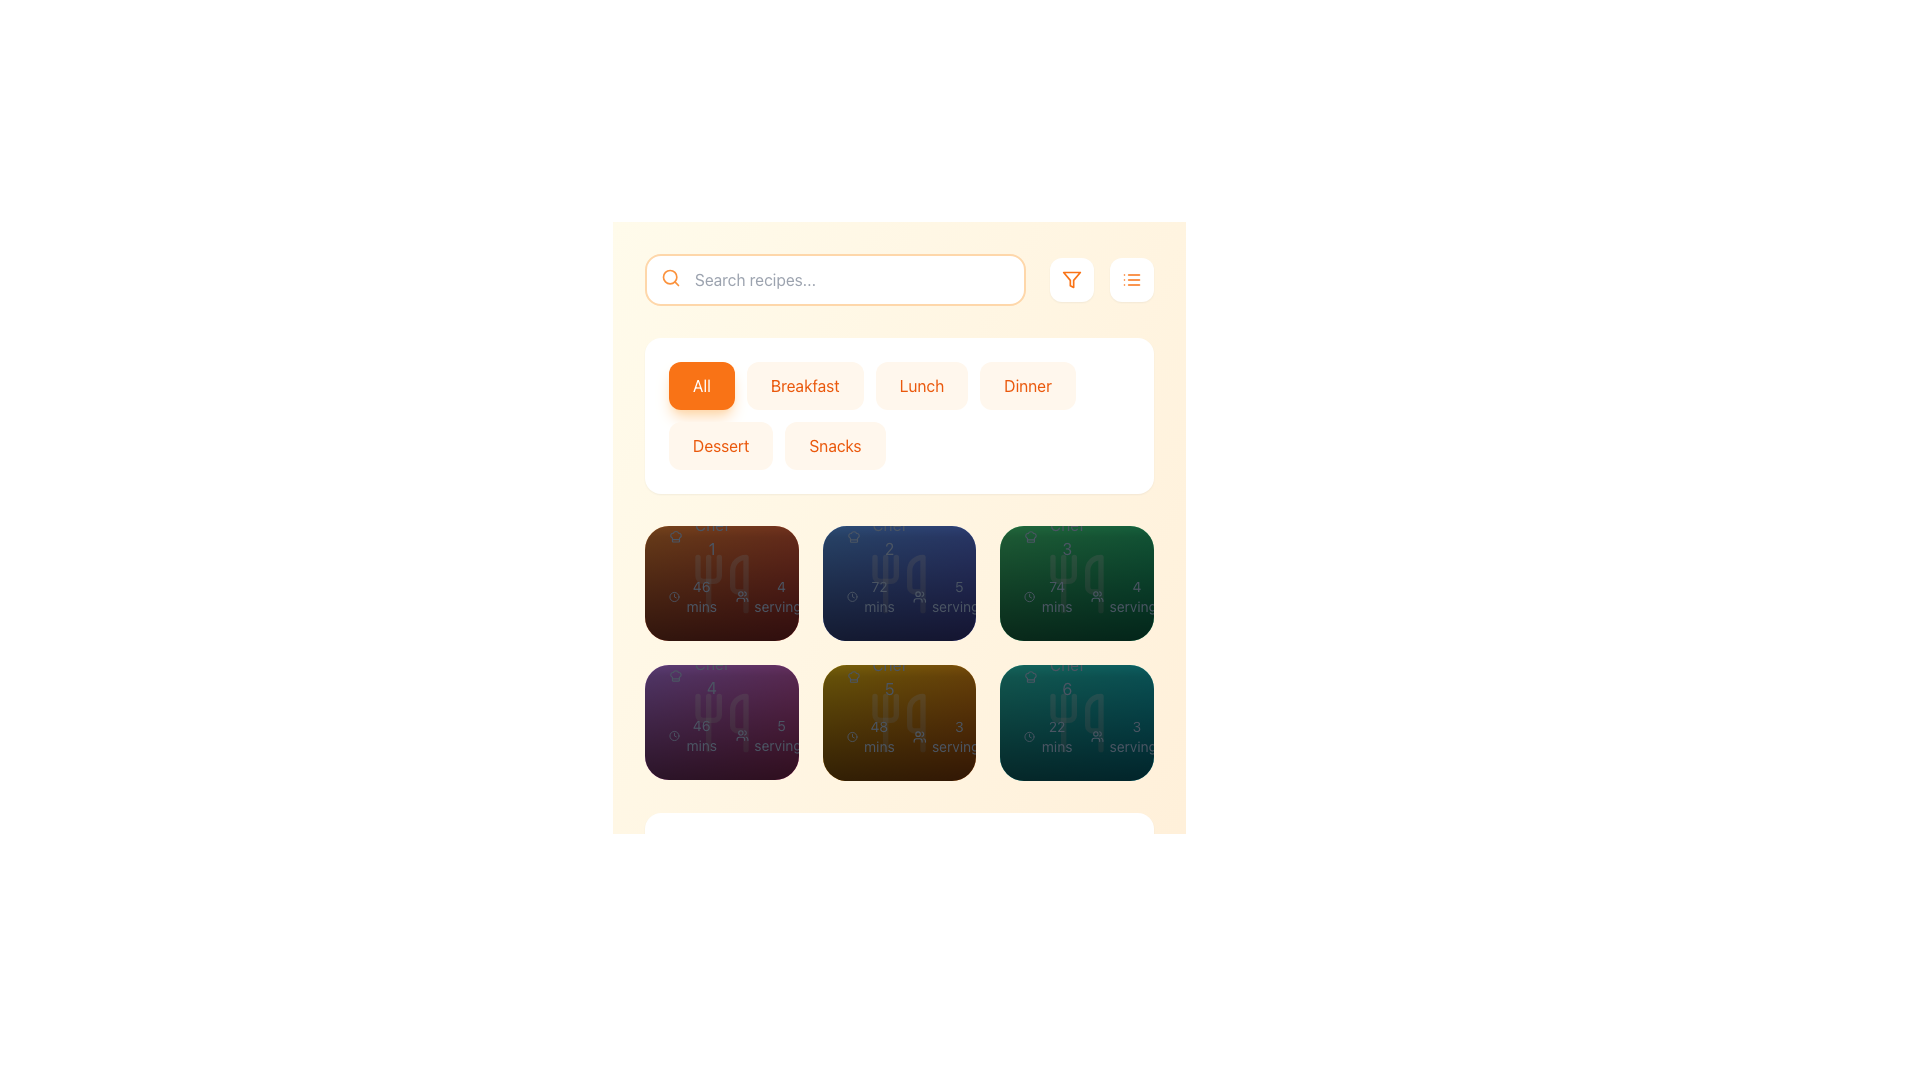 The height and width of the screenshot is (1080, 1920). I want to click on the text label displaying '74 mins' with a clock icon, so click(1048, 596).